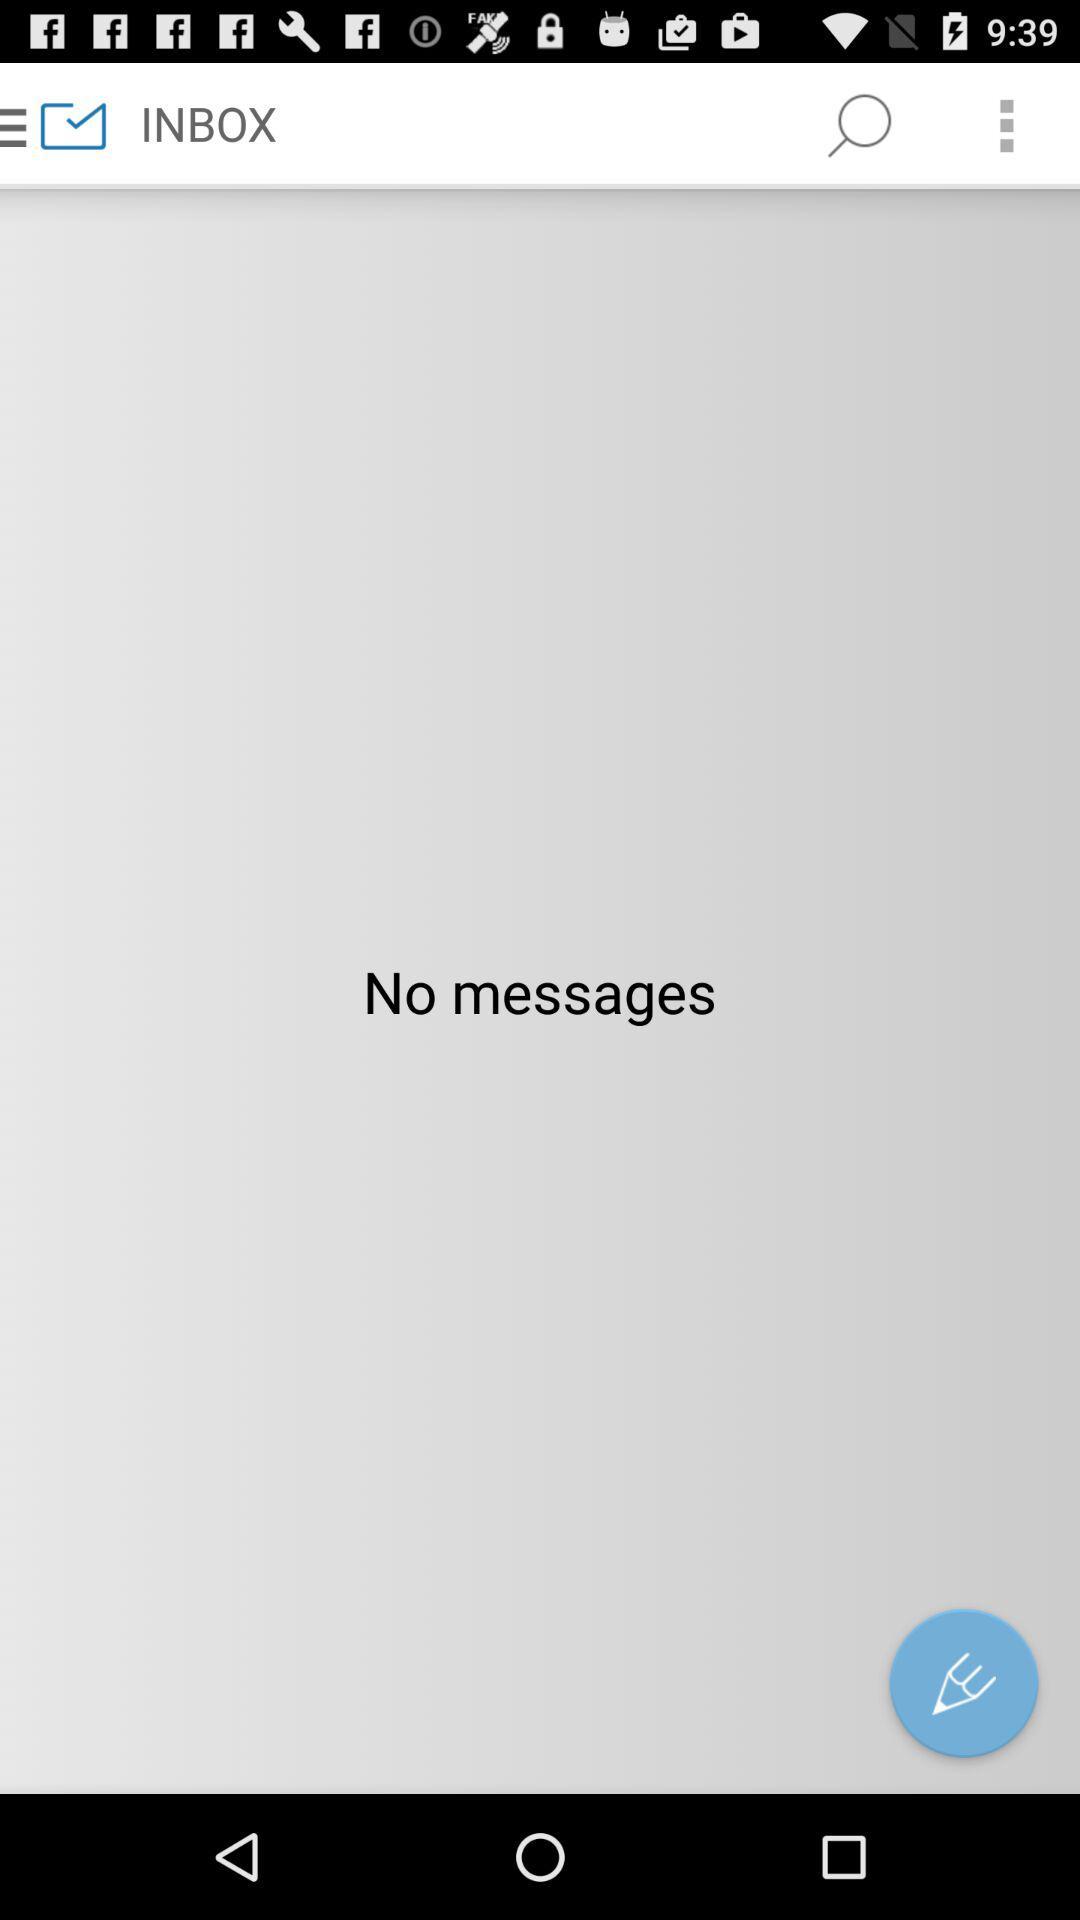 Image resolution: width=1080 pixels, height=1920 pixels. I want to click on the app above no messages app, so click(858, 124).